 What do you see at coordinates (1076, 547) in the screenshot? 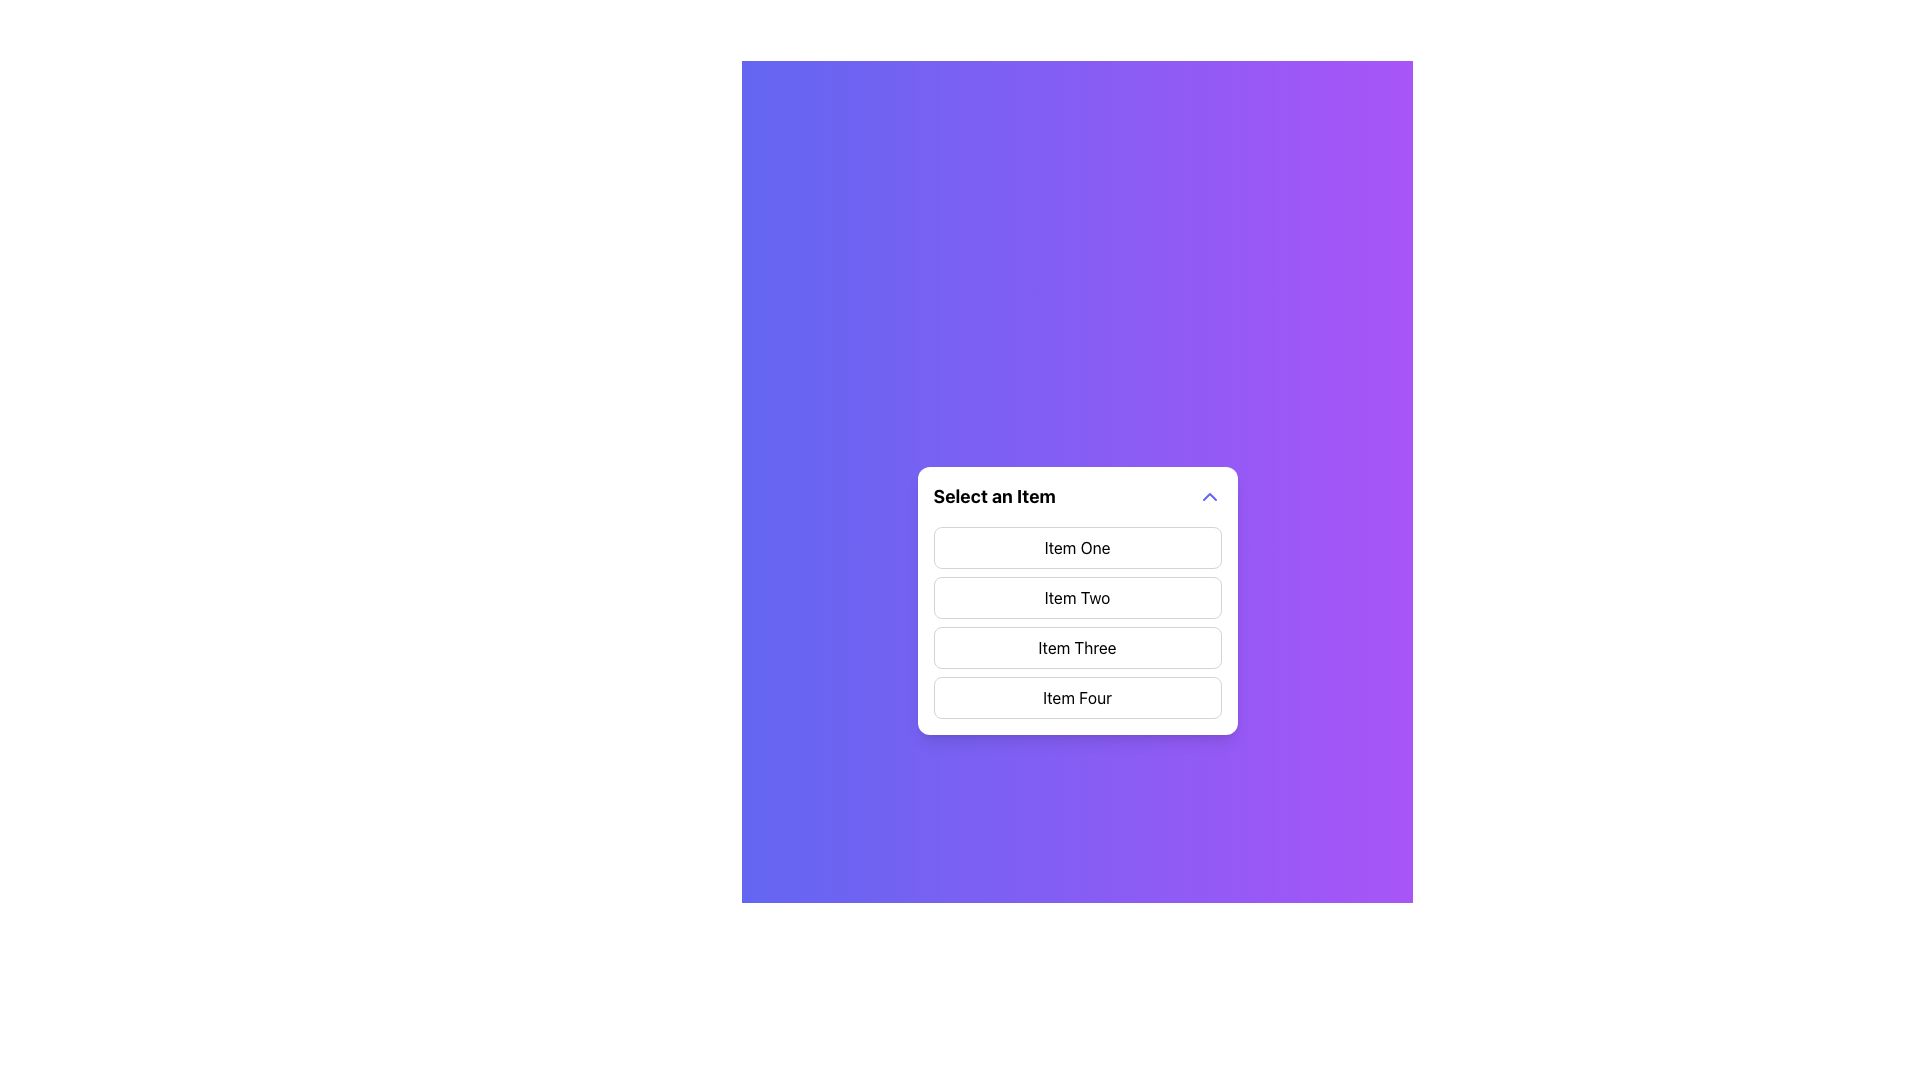
I see `the first item in the dropdown menu, labeled 'Item One'` at bounding box center [1076, 547].